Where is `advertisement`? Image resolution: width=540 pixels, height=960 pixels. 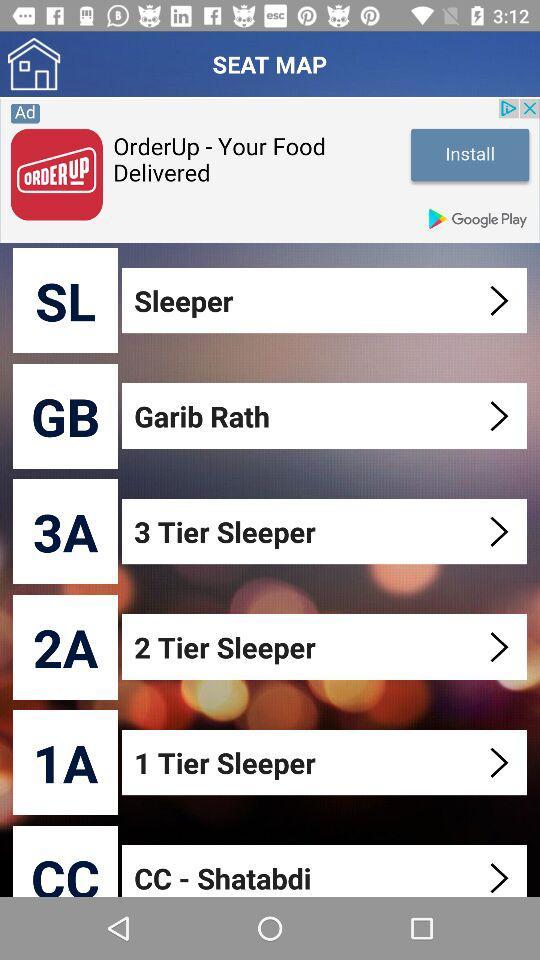 advertisement is located at coordinates (270, 169).